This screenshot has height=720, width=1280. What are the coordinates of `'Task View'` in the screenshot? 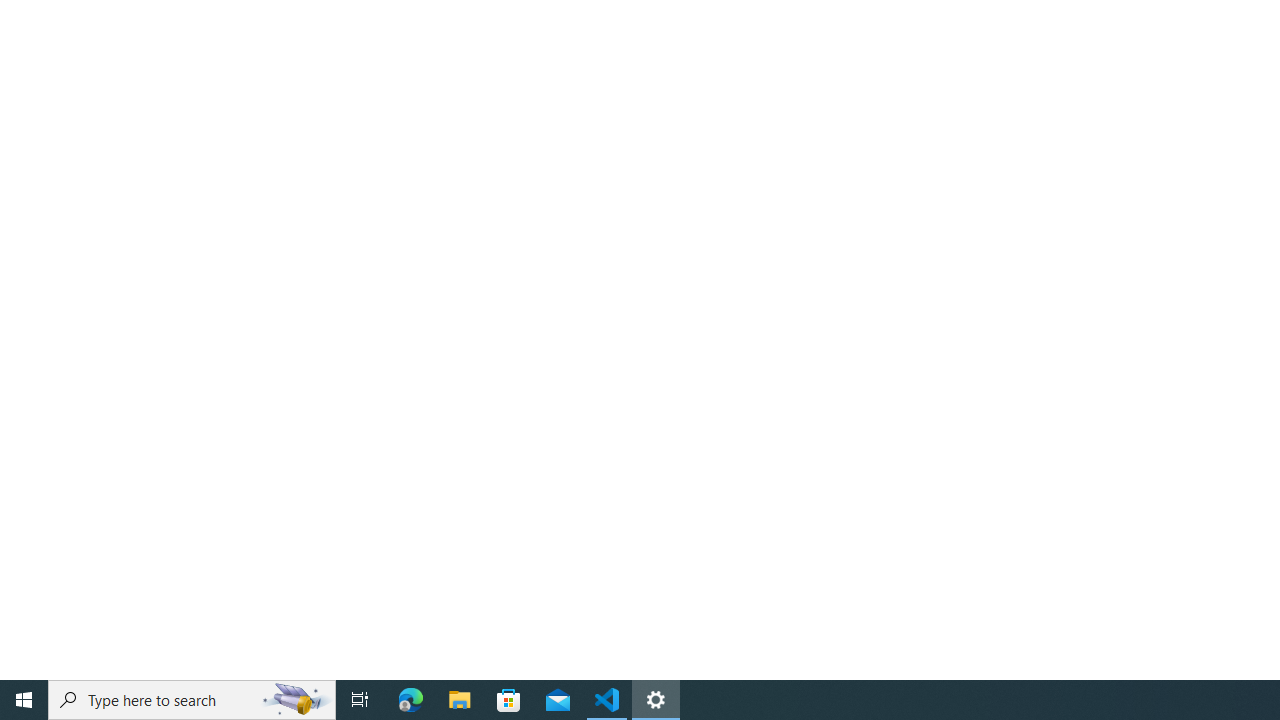 It's located at (359, 698).